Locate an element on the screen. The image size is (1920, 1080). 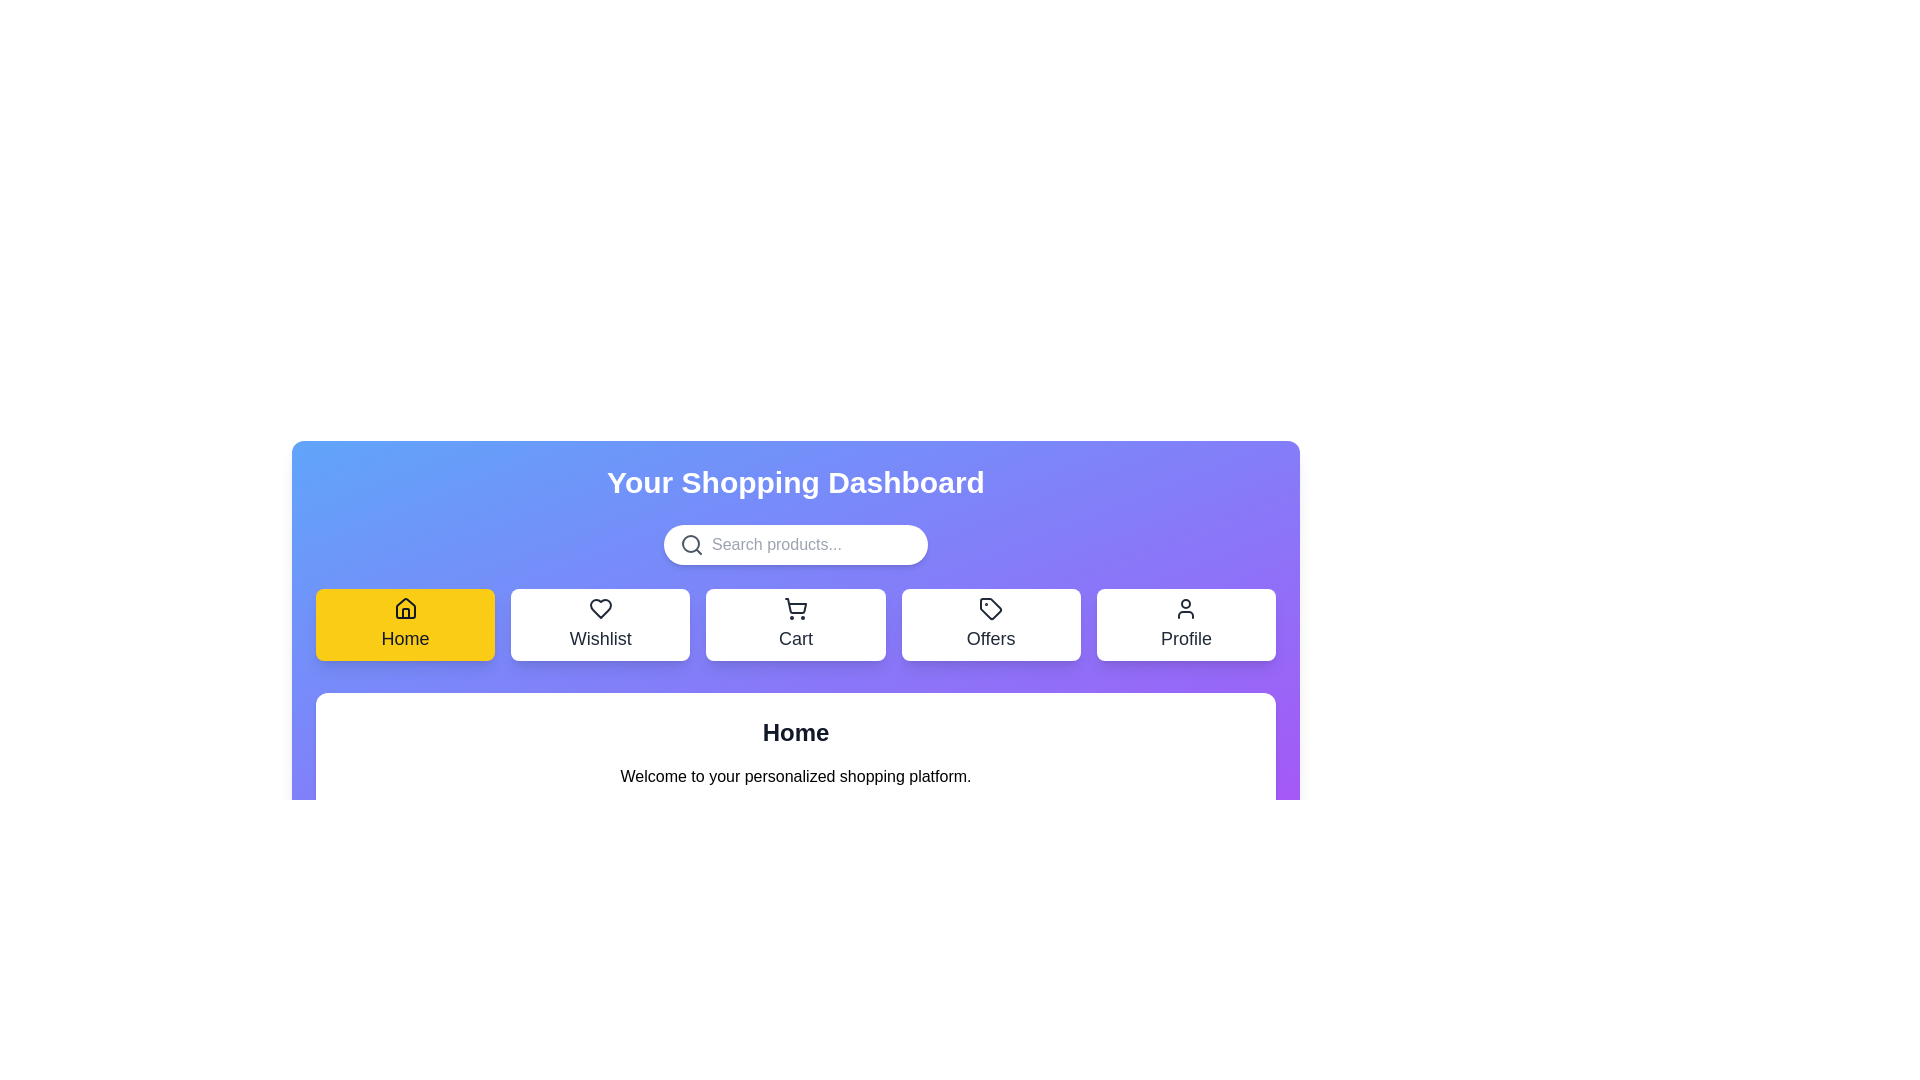
the 'Wishlist' button, which is the second button from the left in the navigation menu, located between the 'Home' and 'Cart' buttons, to trigger hover effects is located at coordinates (599, 623).